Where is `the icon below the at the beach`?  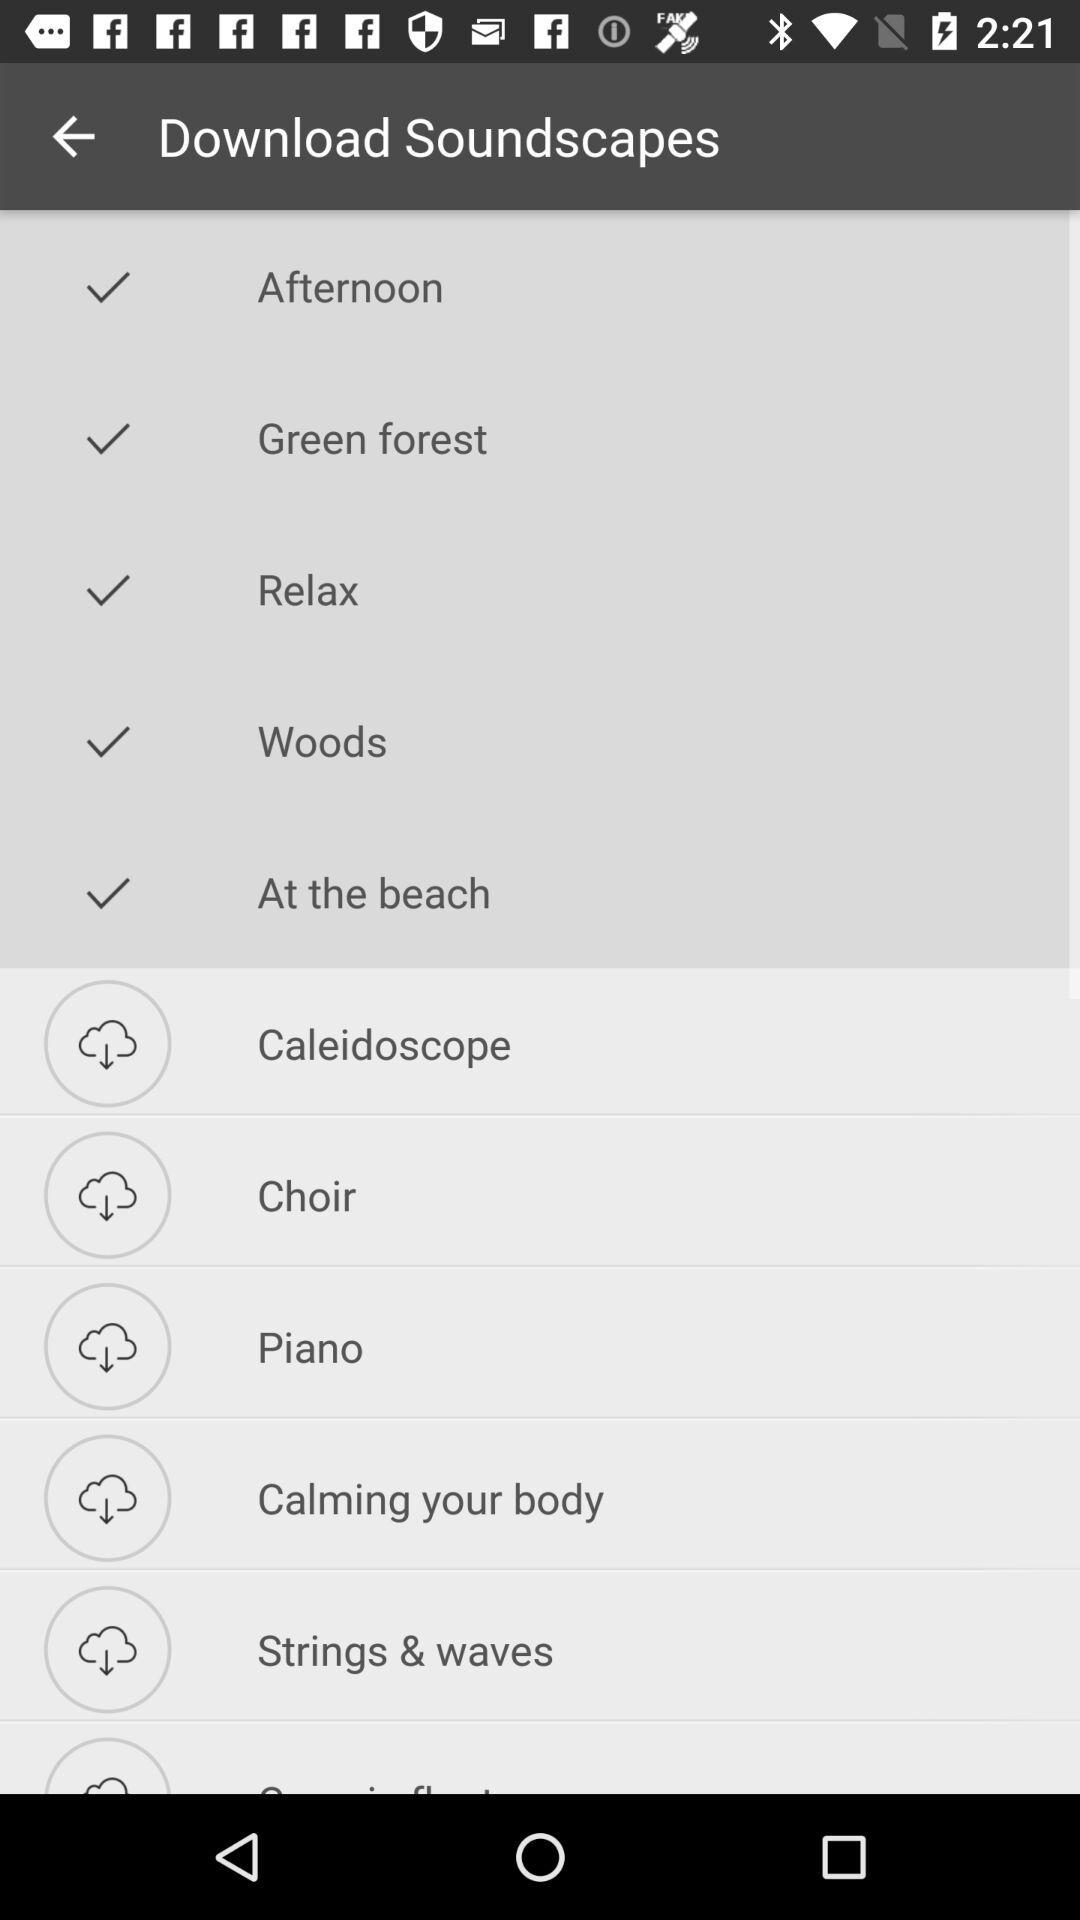
the icon below the at the beach is located at coordinates (668, 1042).